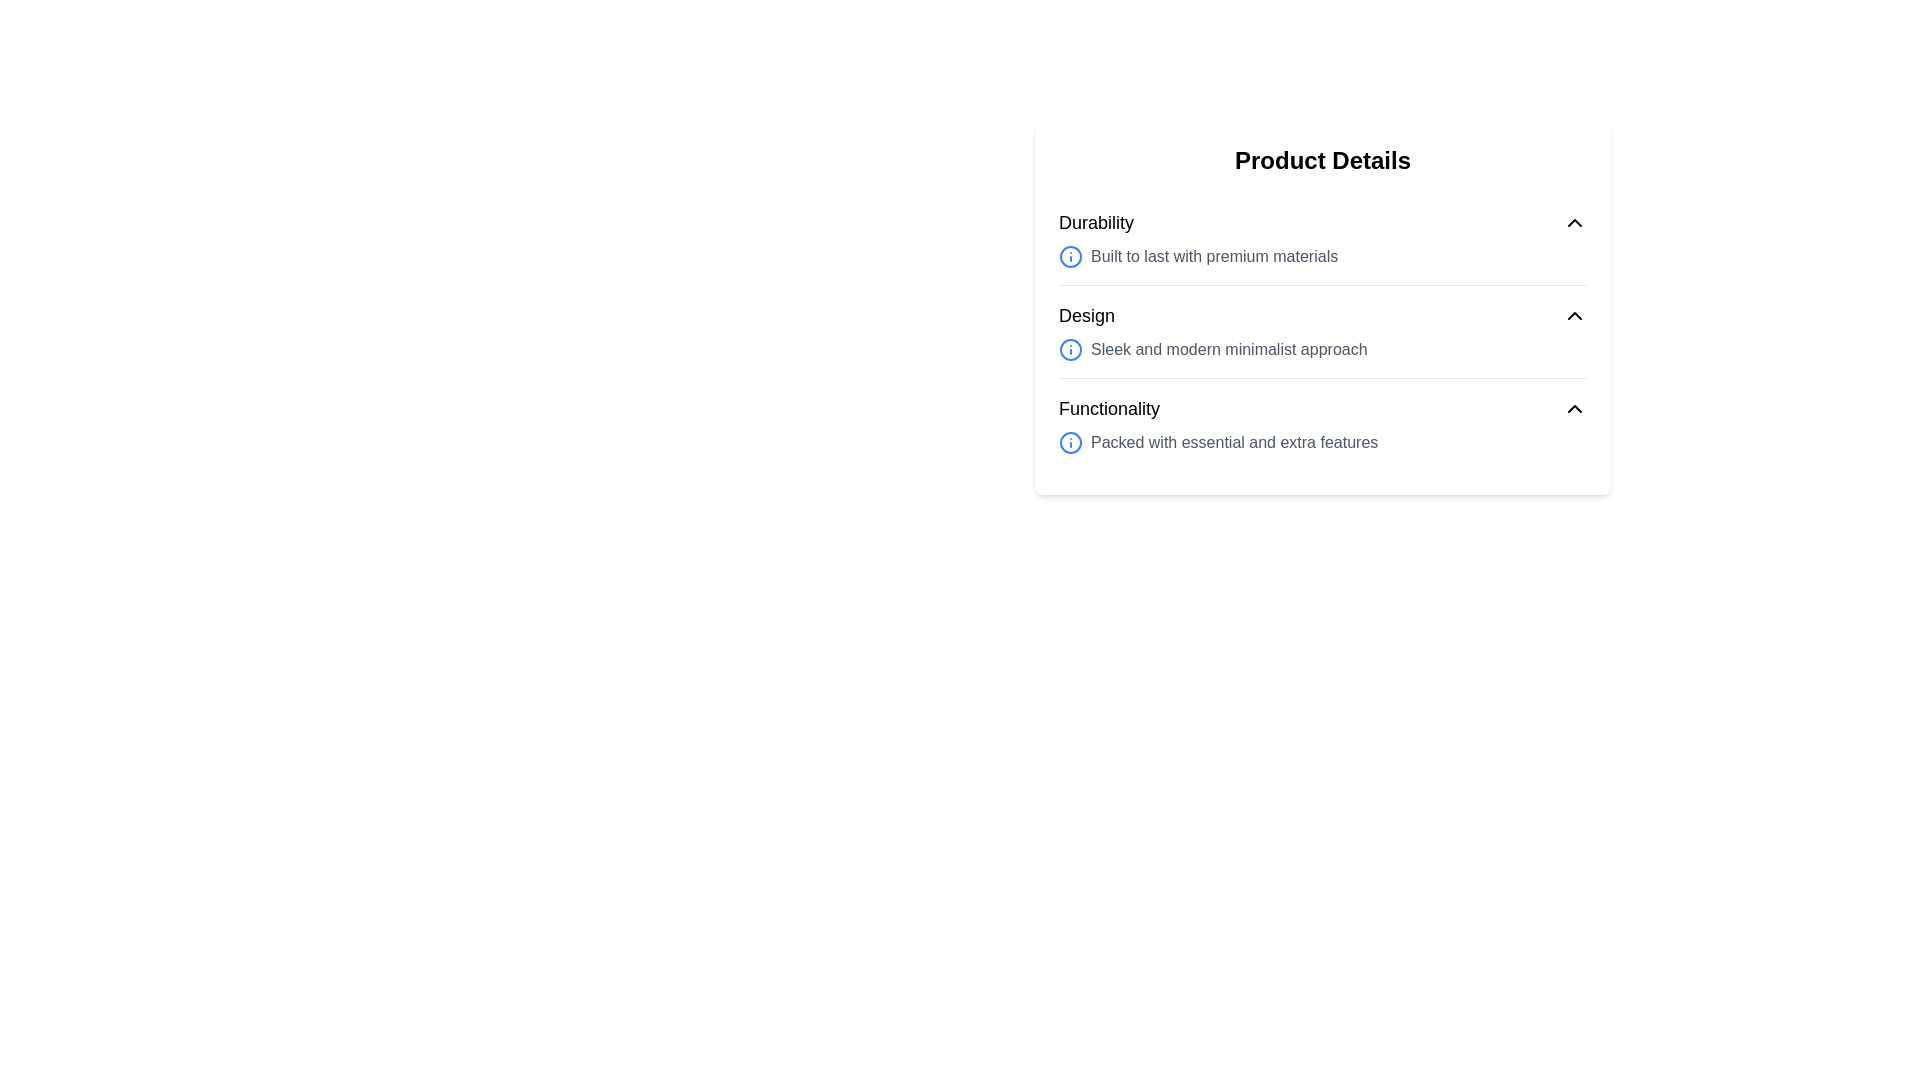 The height and width of the screenshot is (1080, 1920). I want to click on the upward-pointing chevron icon located to the right of the 'Functionality' text, so click(1573, 407).